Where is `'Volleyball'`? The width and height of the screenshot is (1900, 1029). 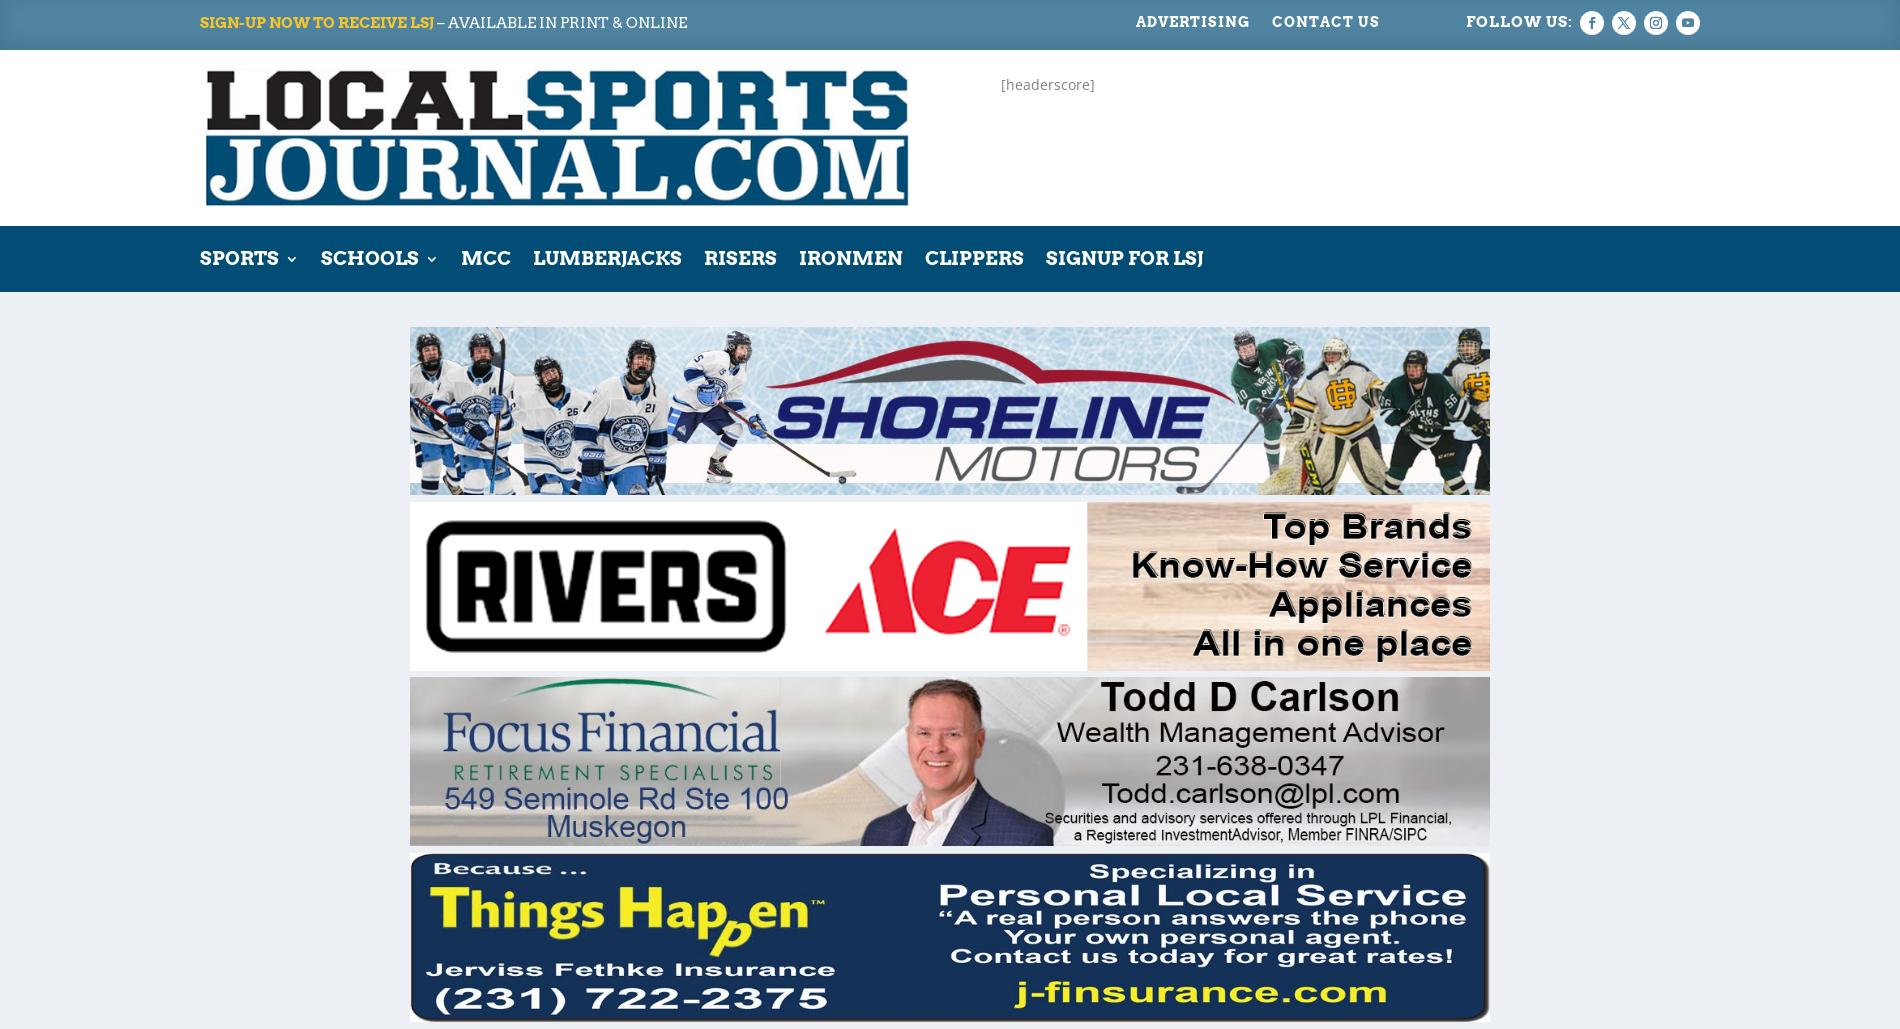 'Volleyball' is located at coordinates (293, 942).